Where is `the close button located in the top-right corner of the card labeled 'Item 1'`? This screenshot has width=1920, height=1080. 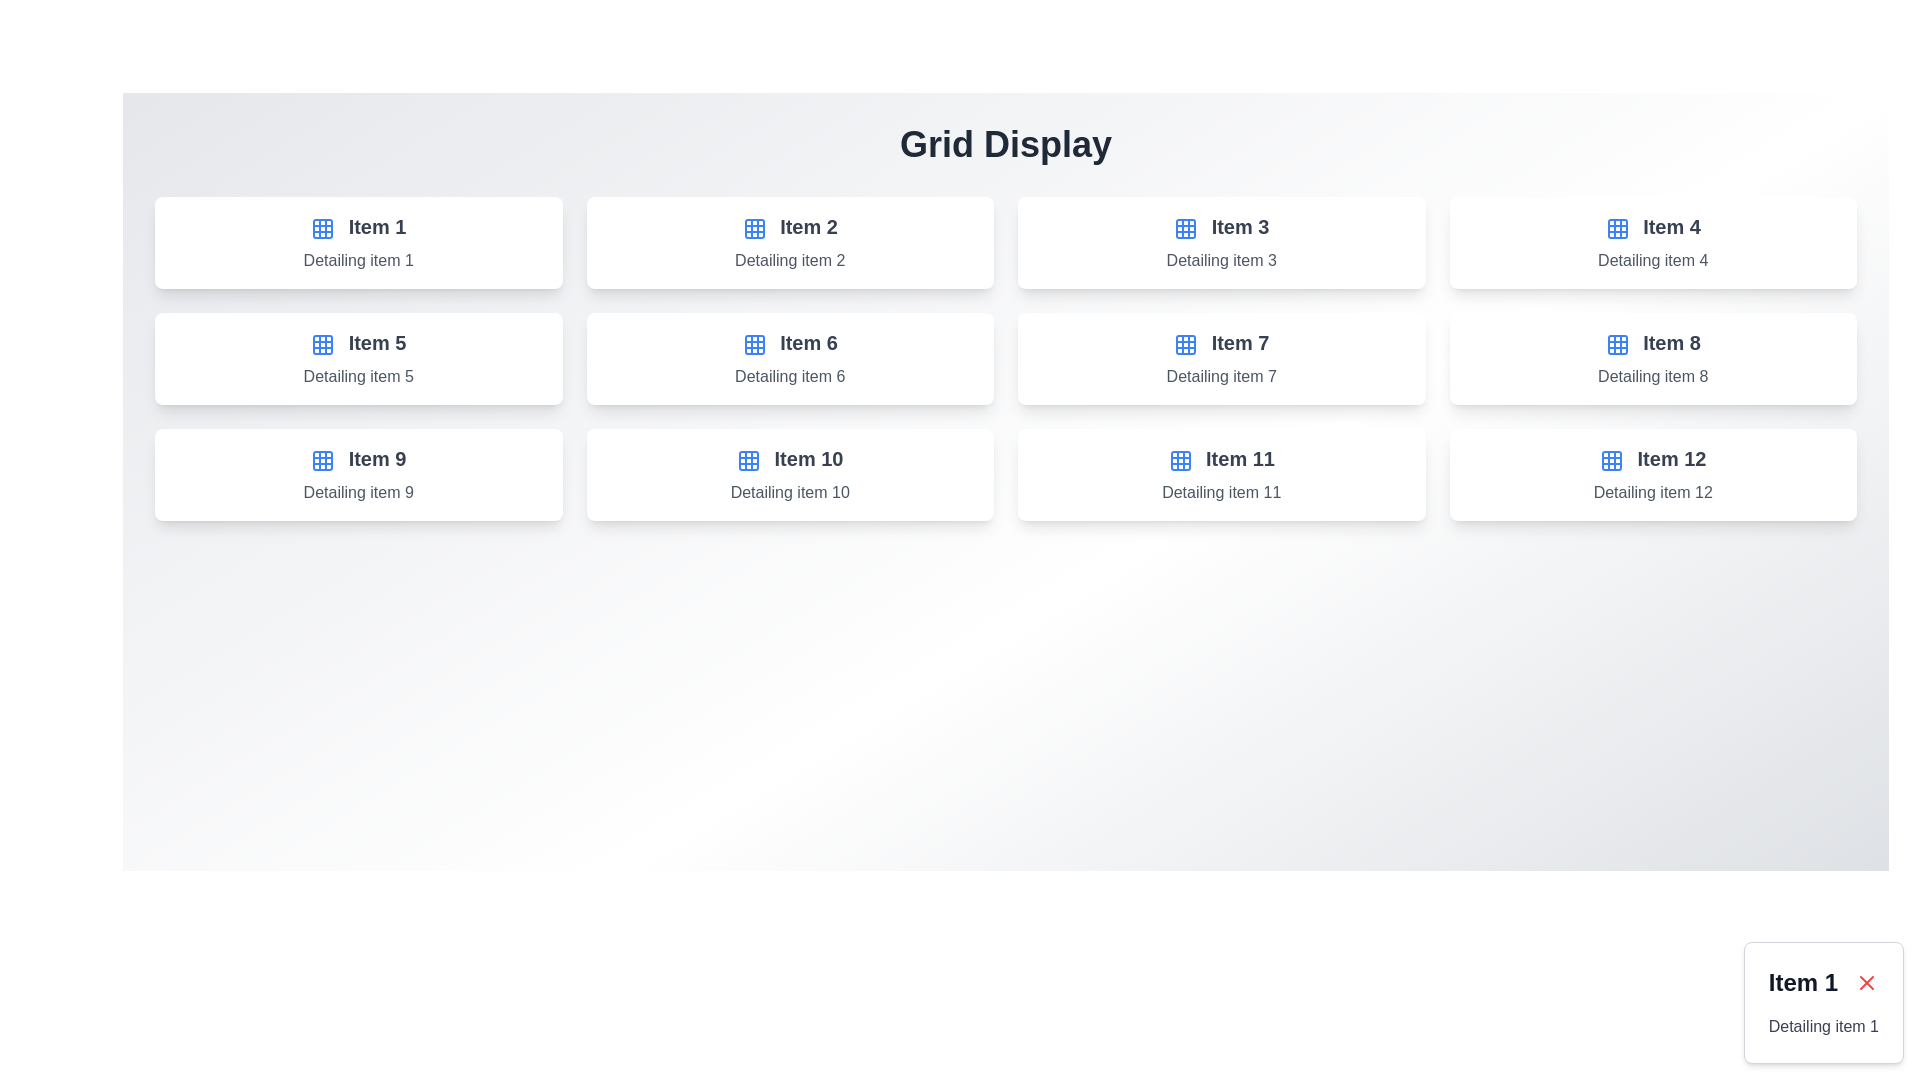
the close button located in the top-right corner of the card labeled 'Item 1' is located at coordinates (1866, 982).